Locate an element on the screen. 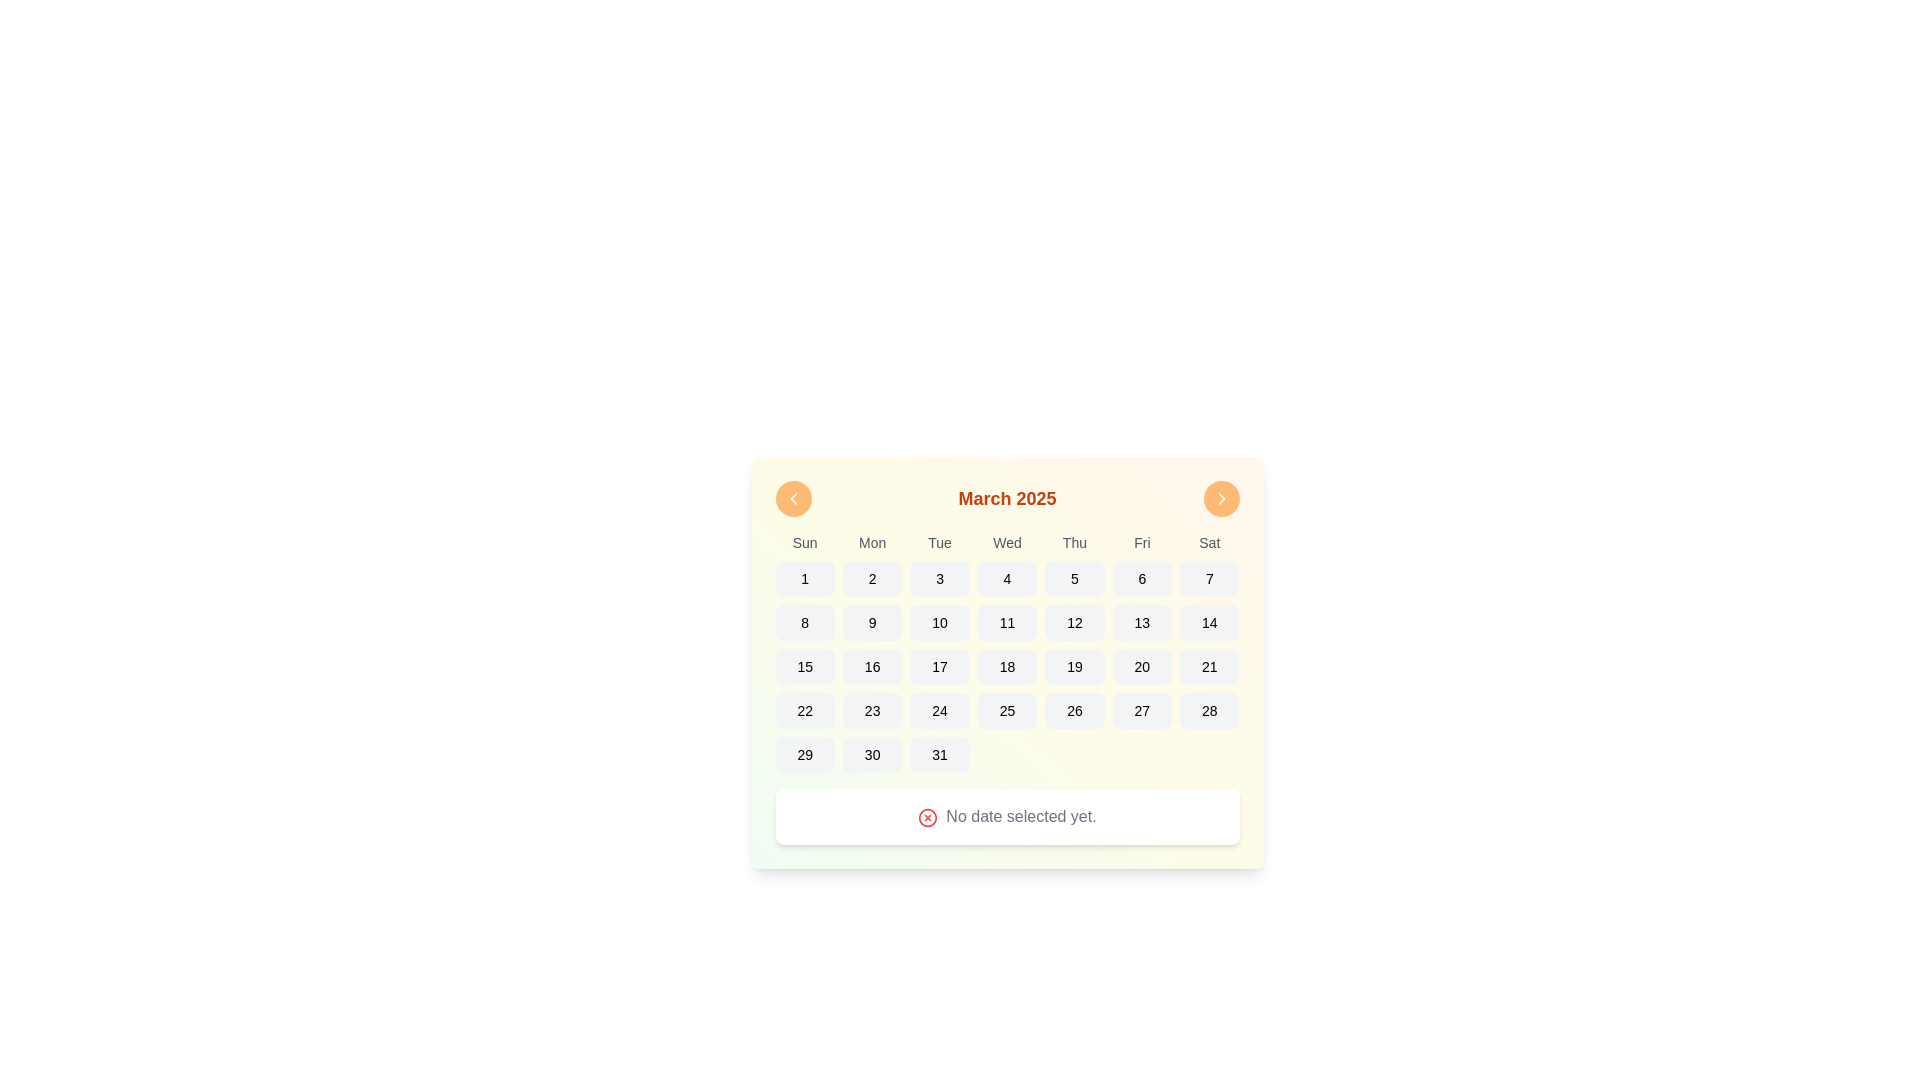 This screenshot has height=1080, width=1920. the static text label reading 'March 2025', which is displayed in bold, large orange-red font at the top section of the calendar interface is located at coordinates (1007, 505).